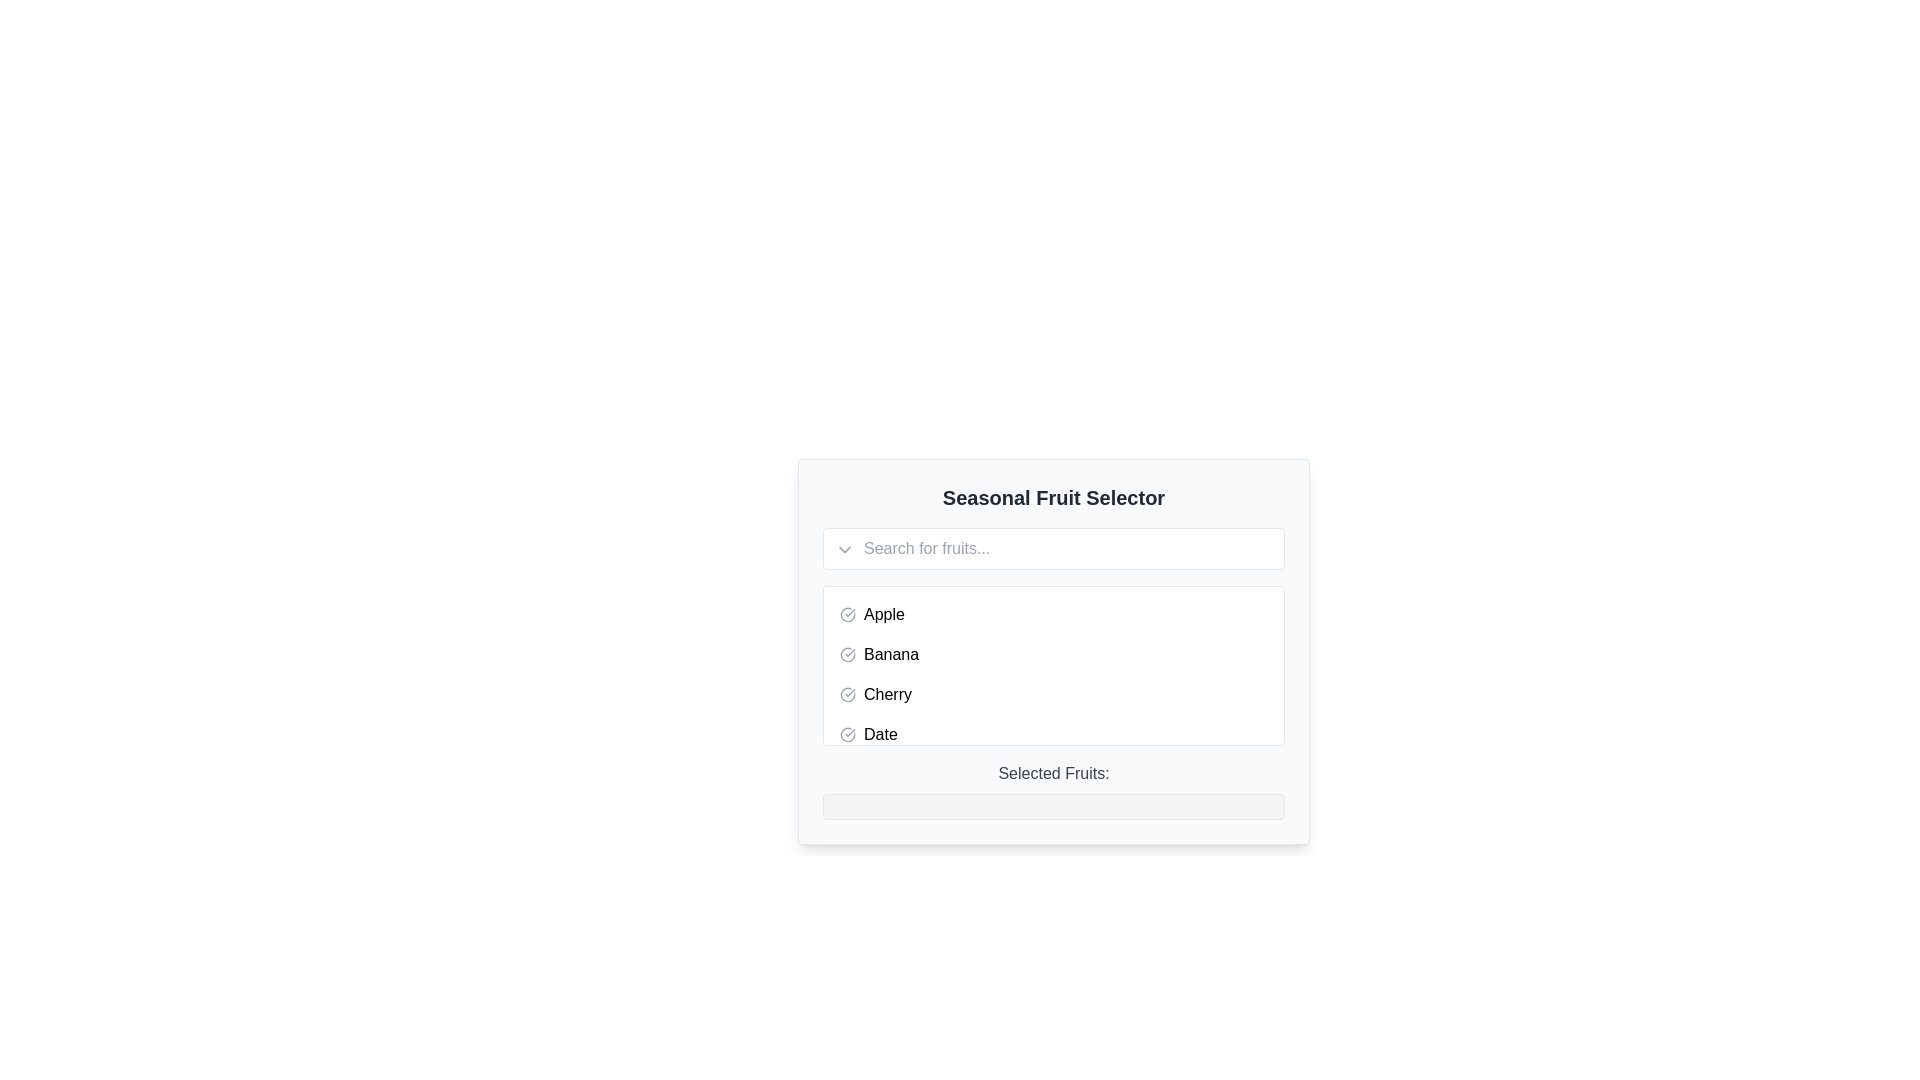  I want to click on on the fourth list item labeled 'Date' in the Seasonal Fruit Selector, so click(1053, 735).